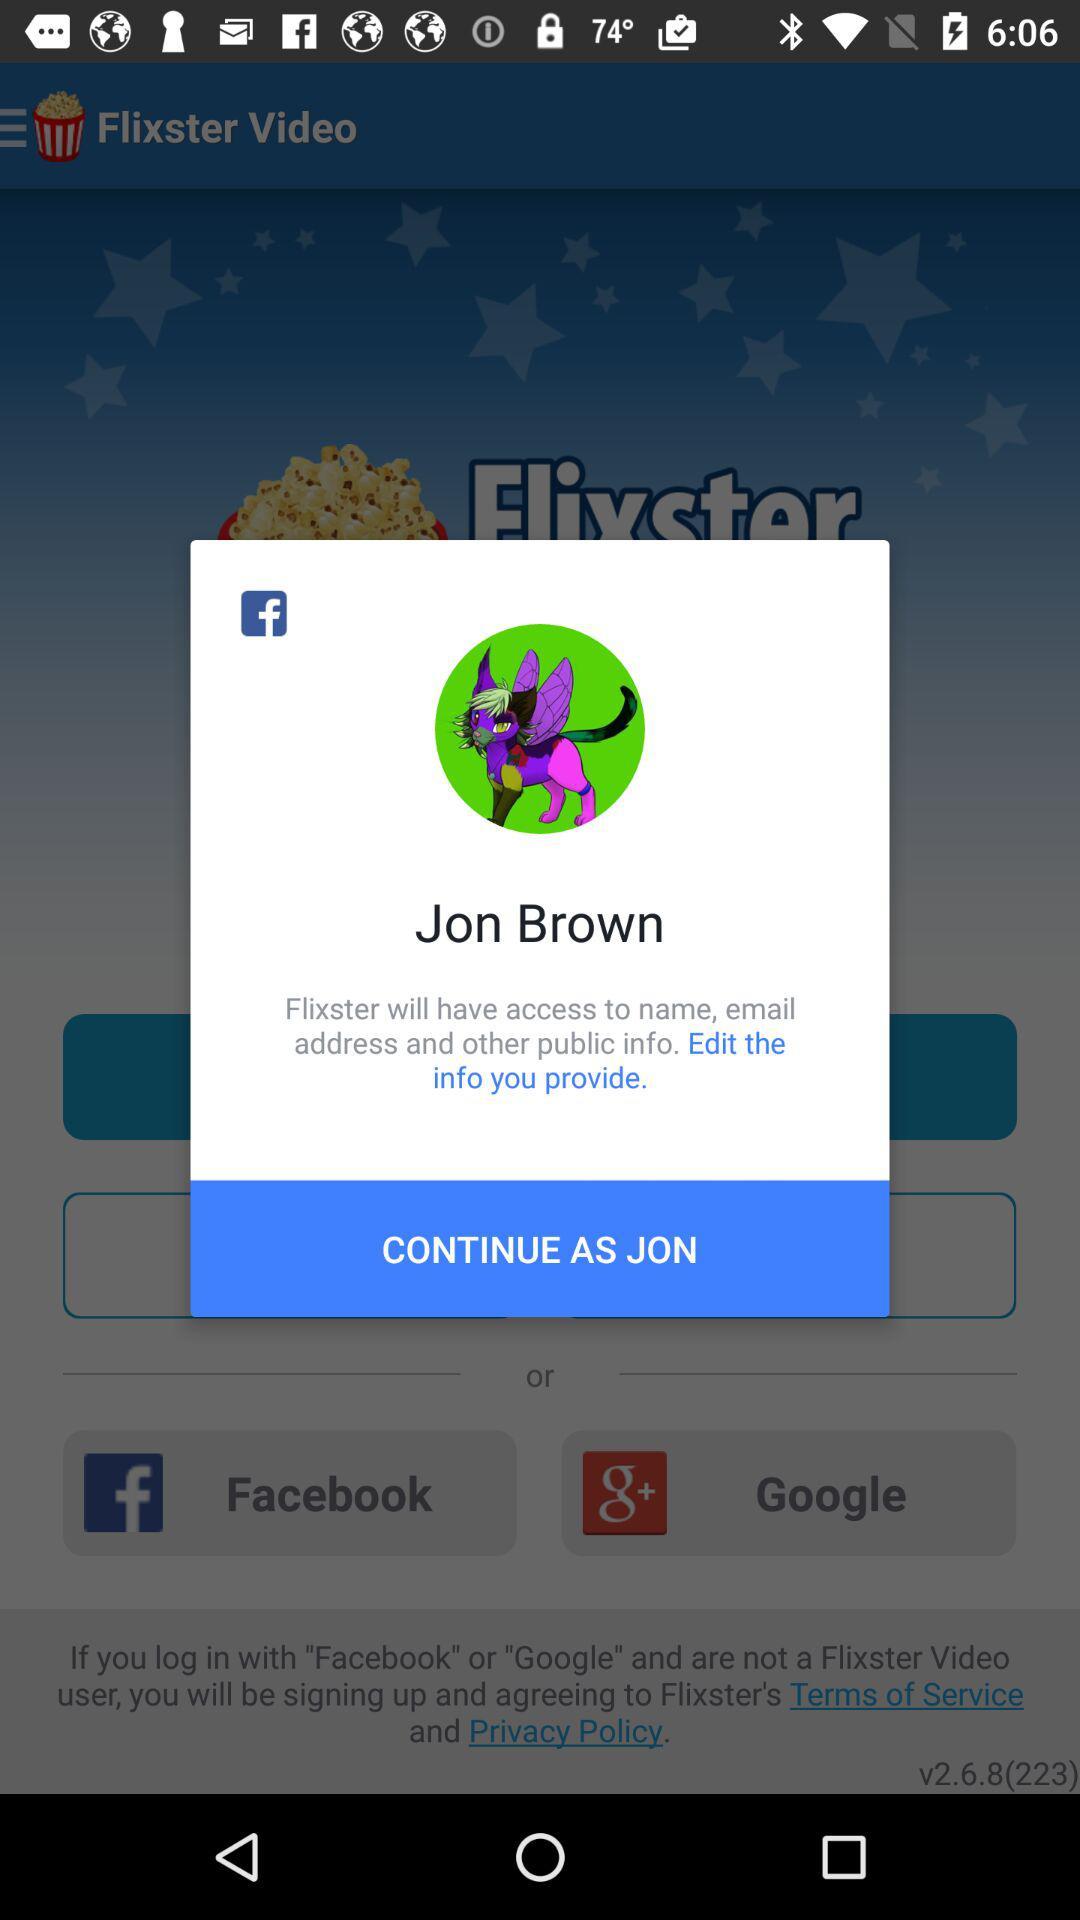  Describe the element at coordinates (540, 1247) in the screenshot. I see `the continue as jon icon` at that location.